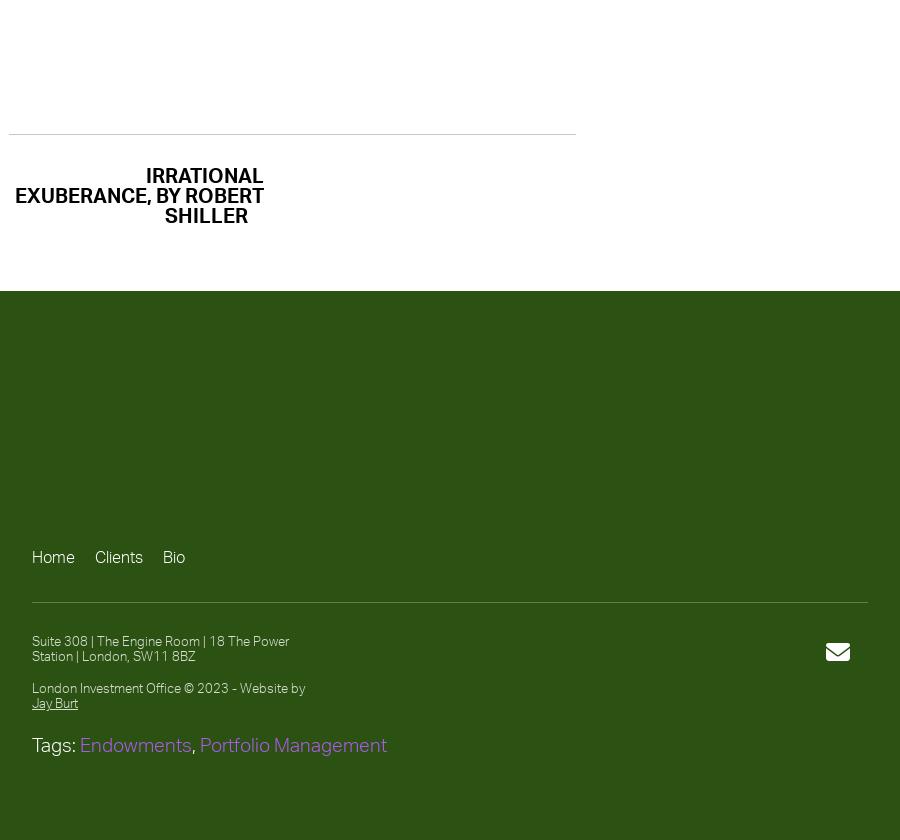 The height and width of the screenshot is (840, 900). Describe the element at coordinates (139, 195) in the screenshot. I see `'Irrational Exuberance, by Robert Shiller'` at that location.